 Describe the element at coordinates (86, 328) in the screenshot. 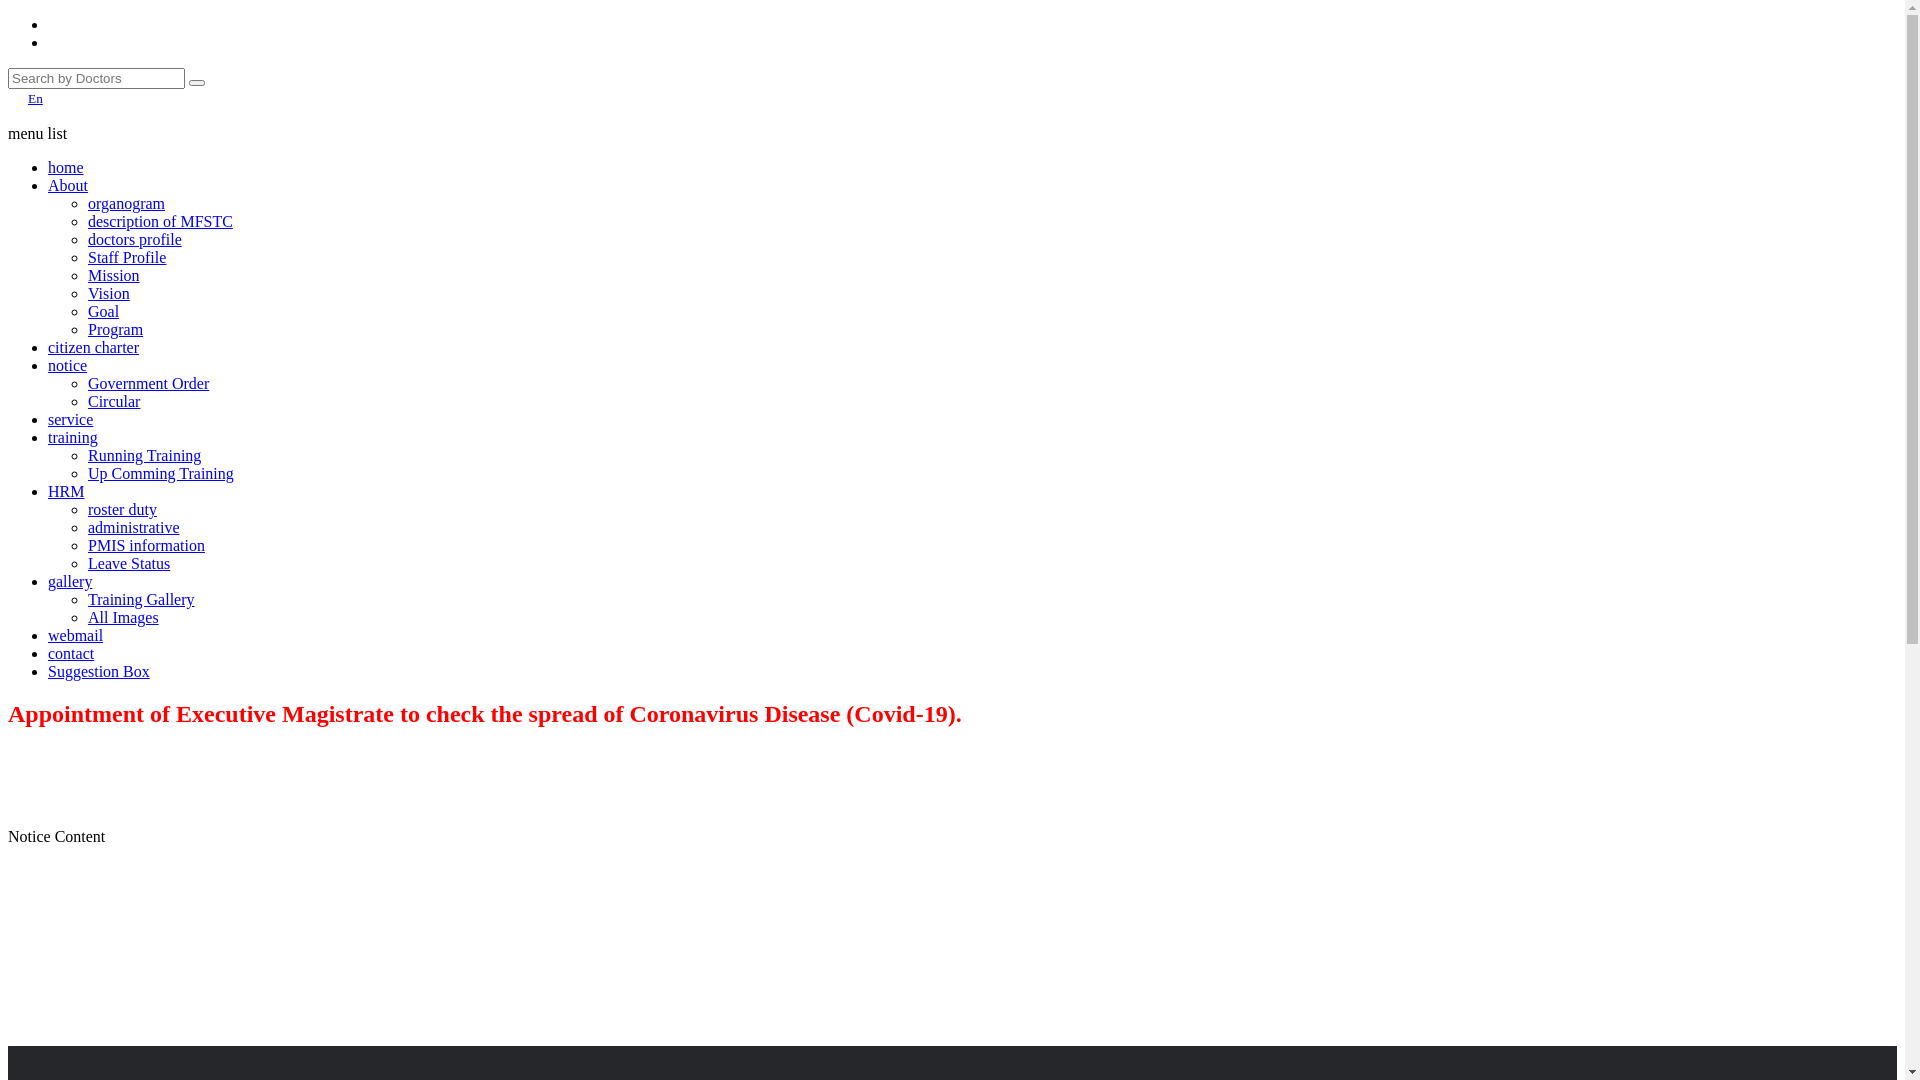

I see `'Program'` at that location.